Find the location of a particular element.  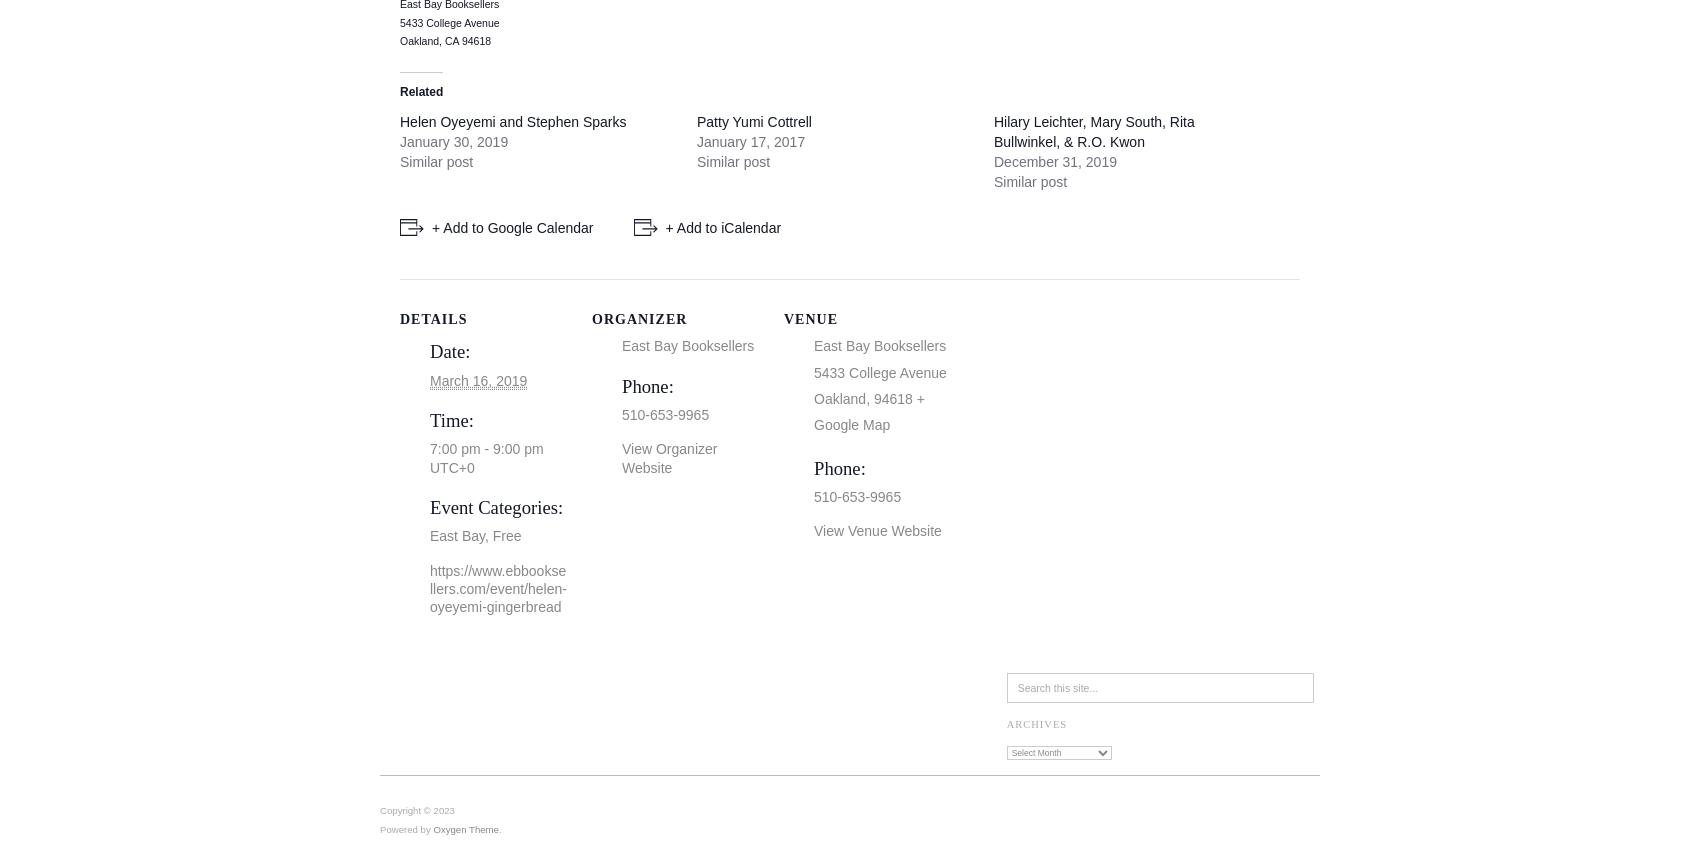

'+ Google Map' is located at coordinates (869, 410).